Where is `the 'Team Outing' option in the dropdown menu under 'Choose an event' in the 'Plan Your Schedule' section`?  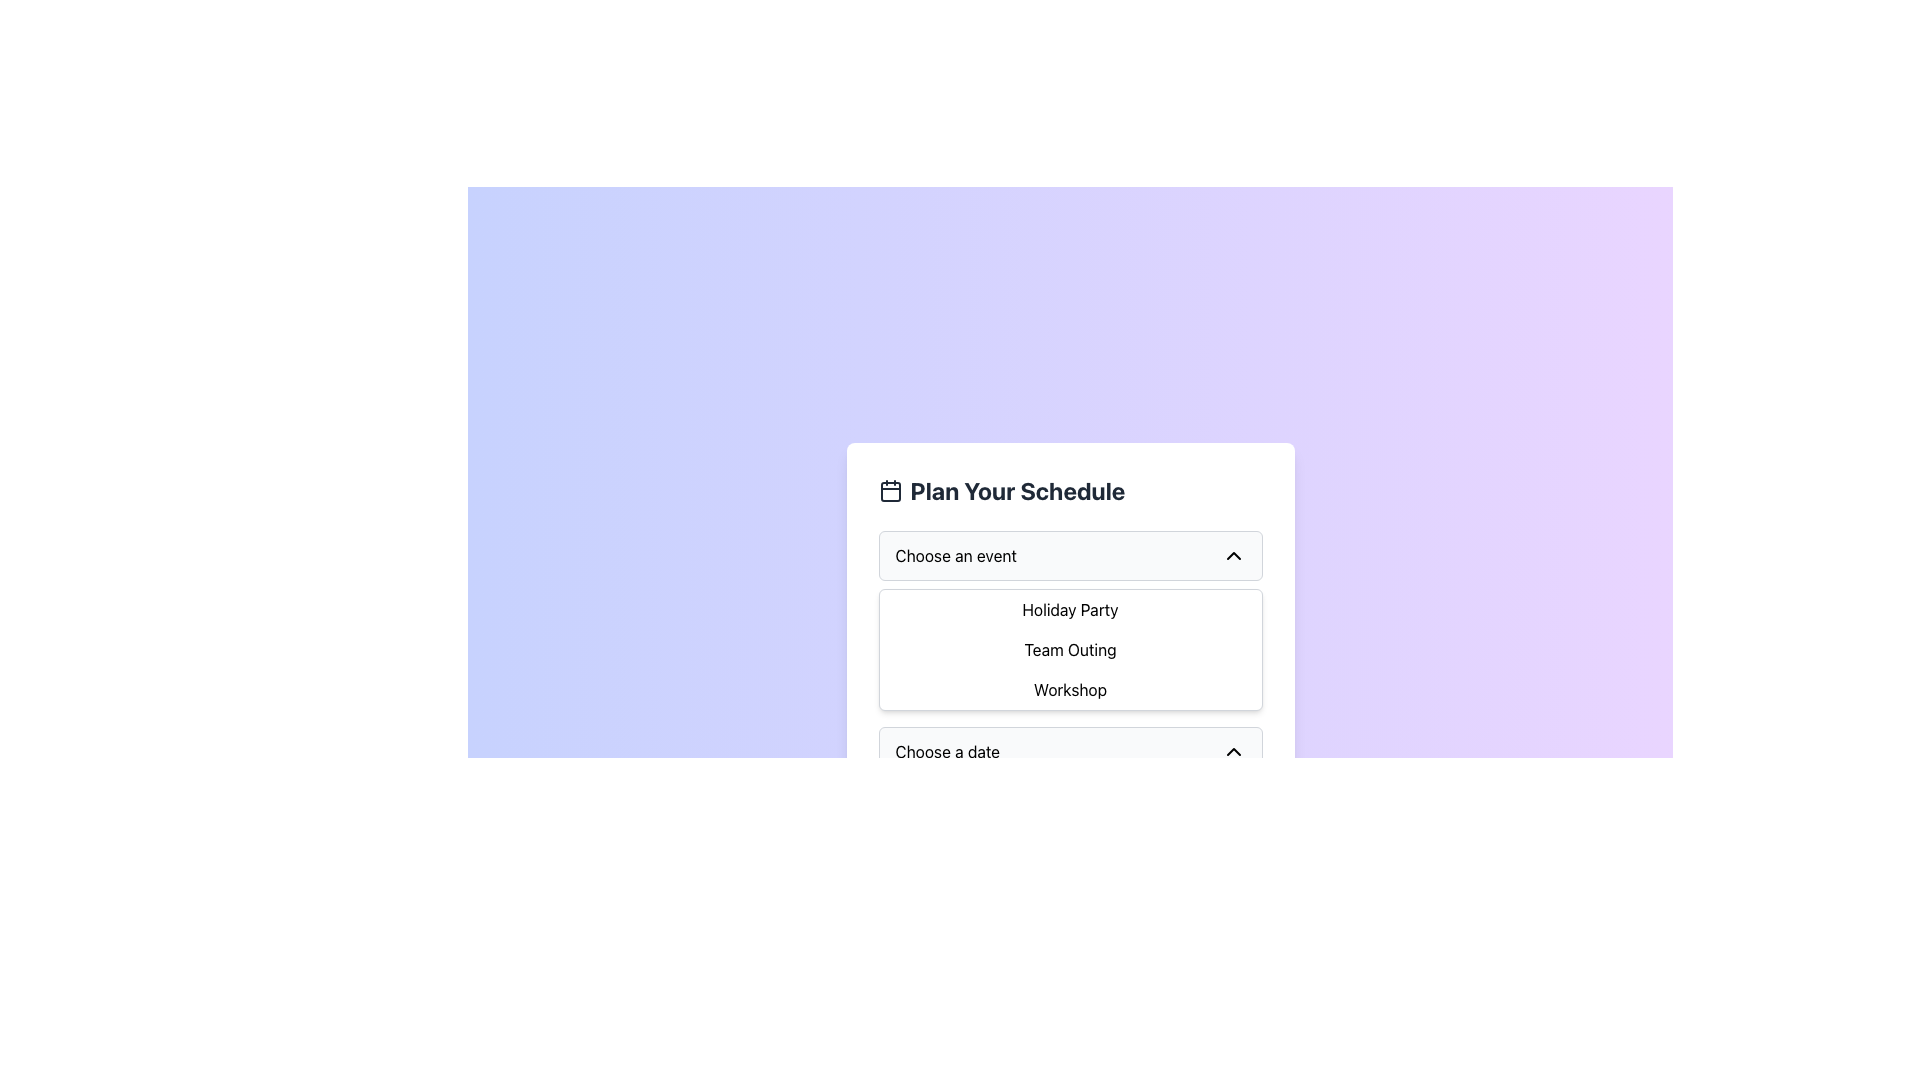 the 'Team Outing' option in the dropdown menu under 'Choose an event' in the 'Plan Your Schedule' section is located at coordinates (1069, 650).